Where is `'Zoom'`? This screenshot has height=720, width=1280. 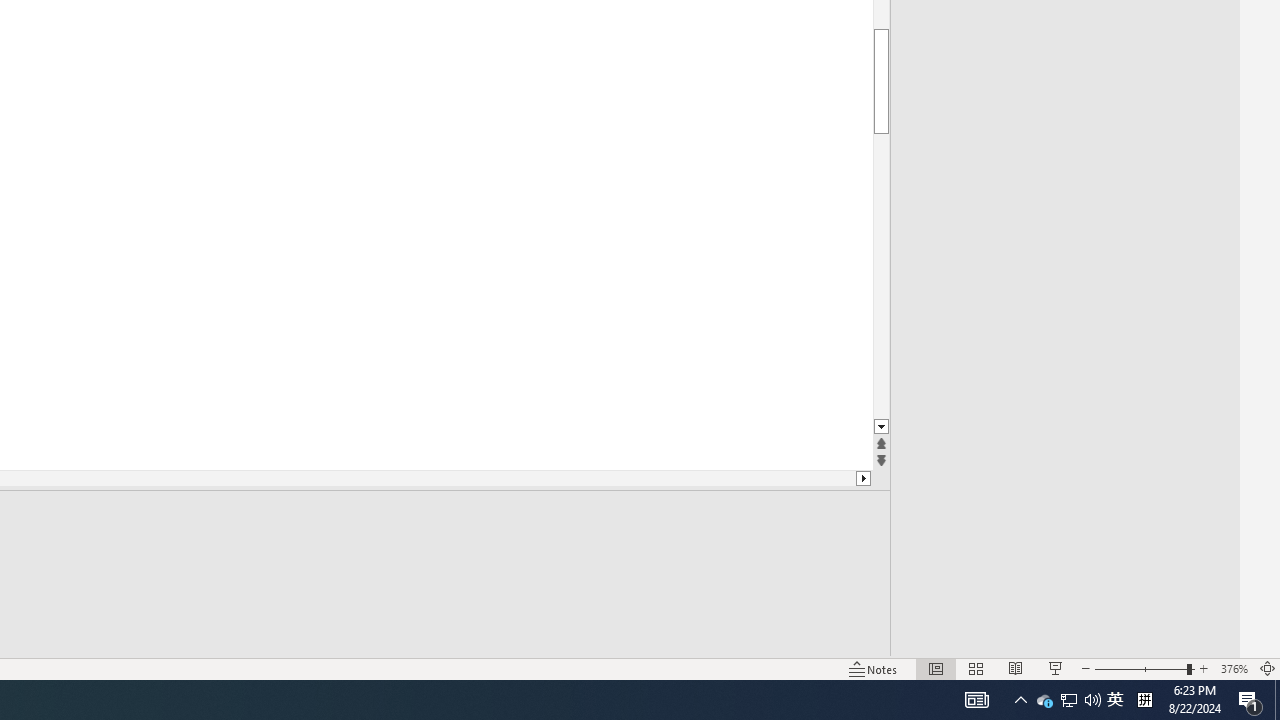
'Zoom' is located at coordinates (1144, 669).